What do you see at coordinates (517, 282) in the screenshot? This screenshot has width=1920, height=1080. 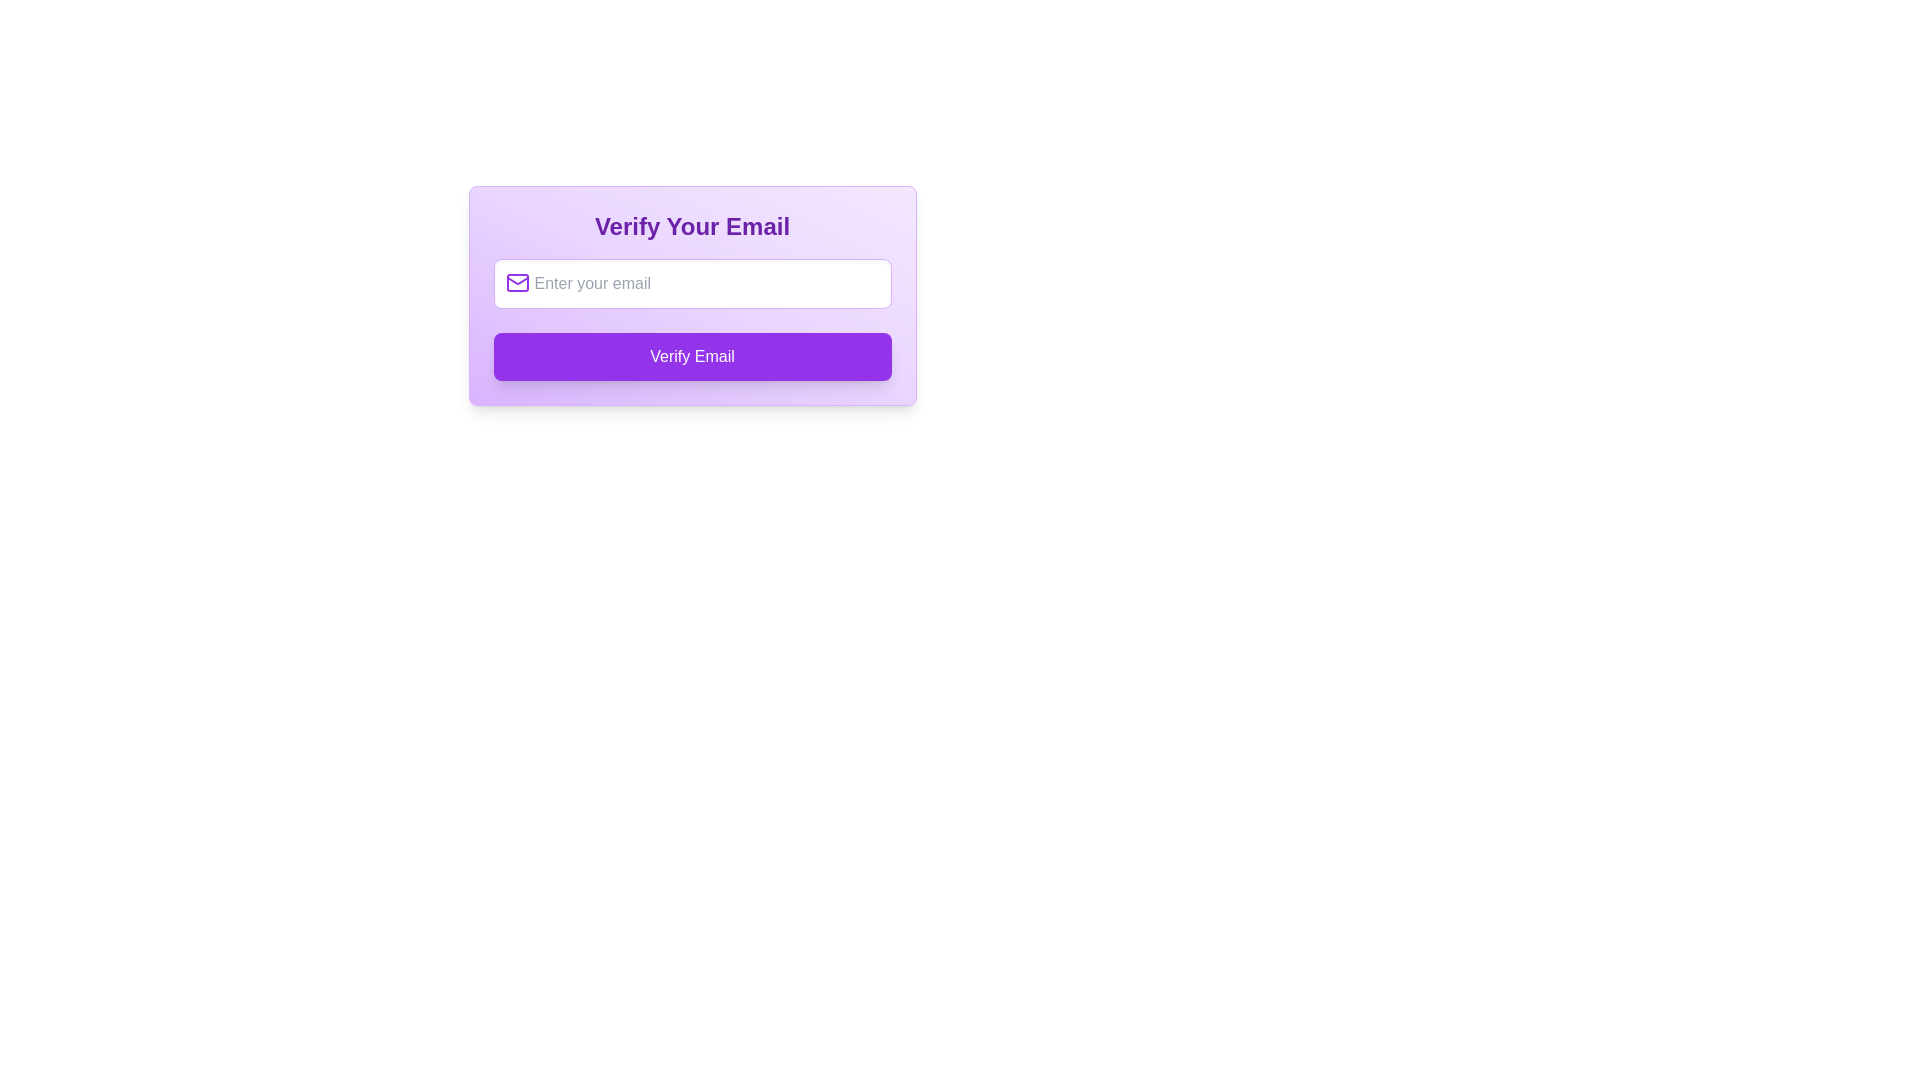 I see `the mail icon, which is represented as an outlined envelope-shaped graphic in purple color, located to the left within the input field area, near the placeholder text 'Enter your email'` at bounding box center [517, 282].